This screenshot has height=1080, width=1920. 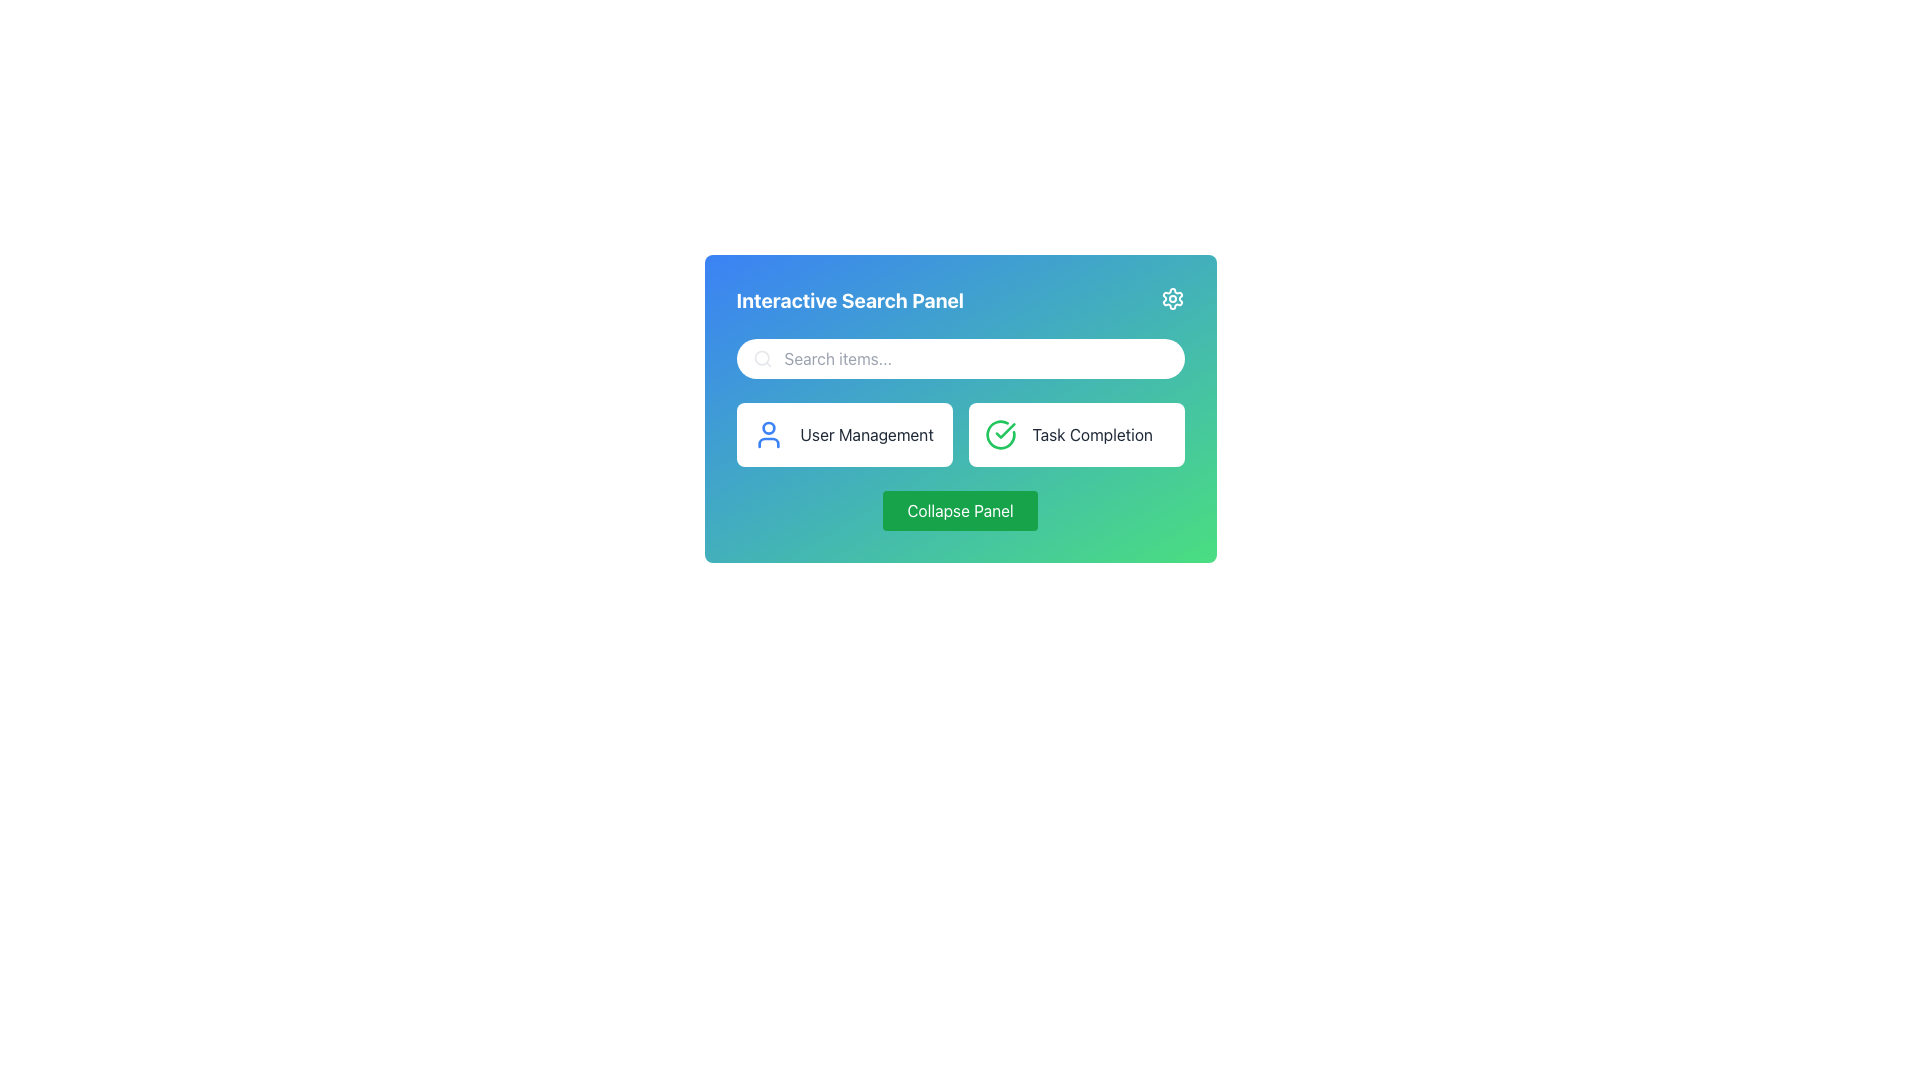 What do you see at coordinates (999, 433) in the screenshot?
I see `the green circular indicator part of the checkmark within the second button from the left in the 'Task Completion' section` at bounding box center [999, 433].